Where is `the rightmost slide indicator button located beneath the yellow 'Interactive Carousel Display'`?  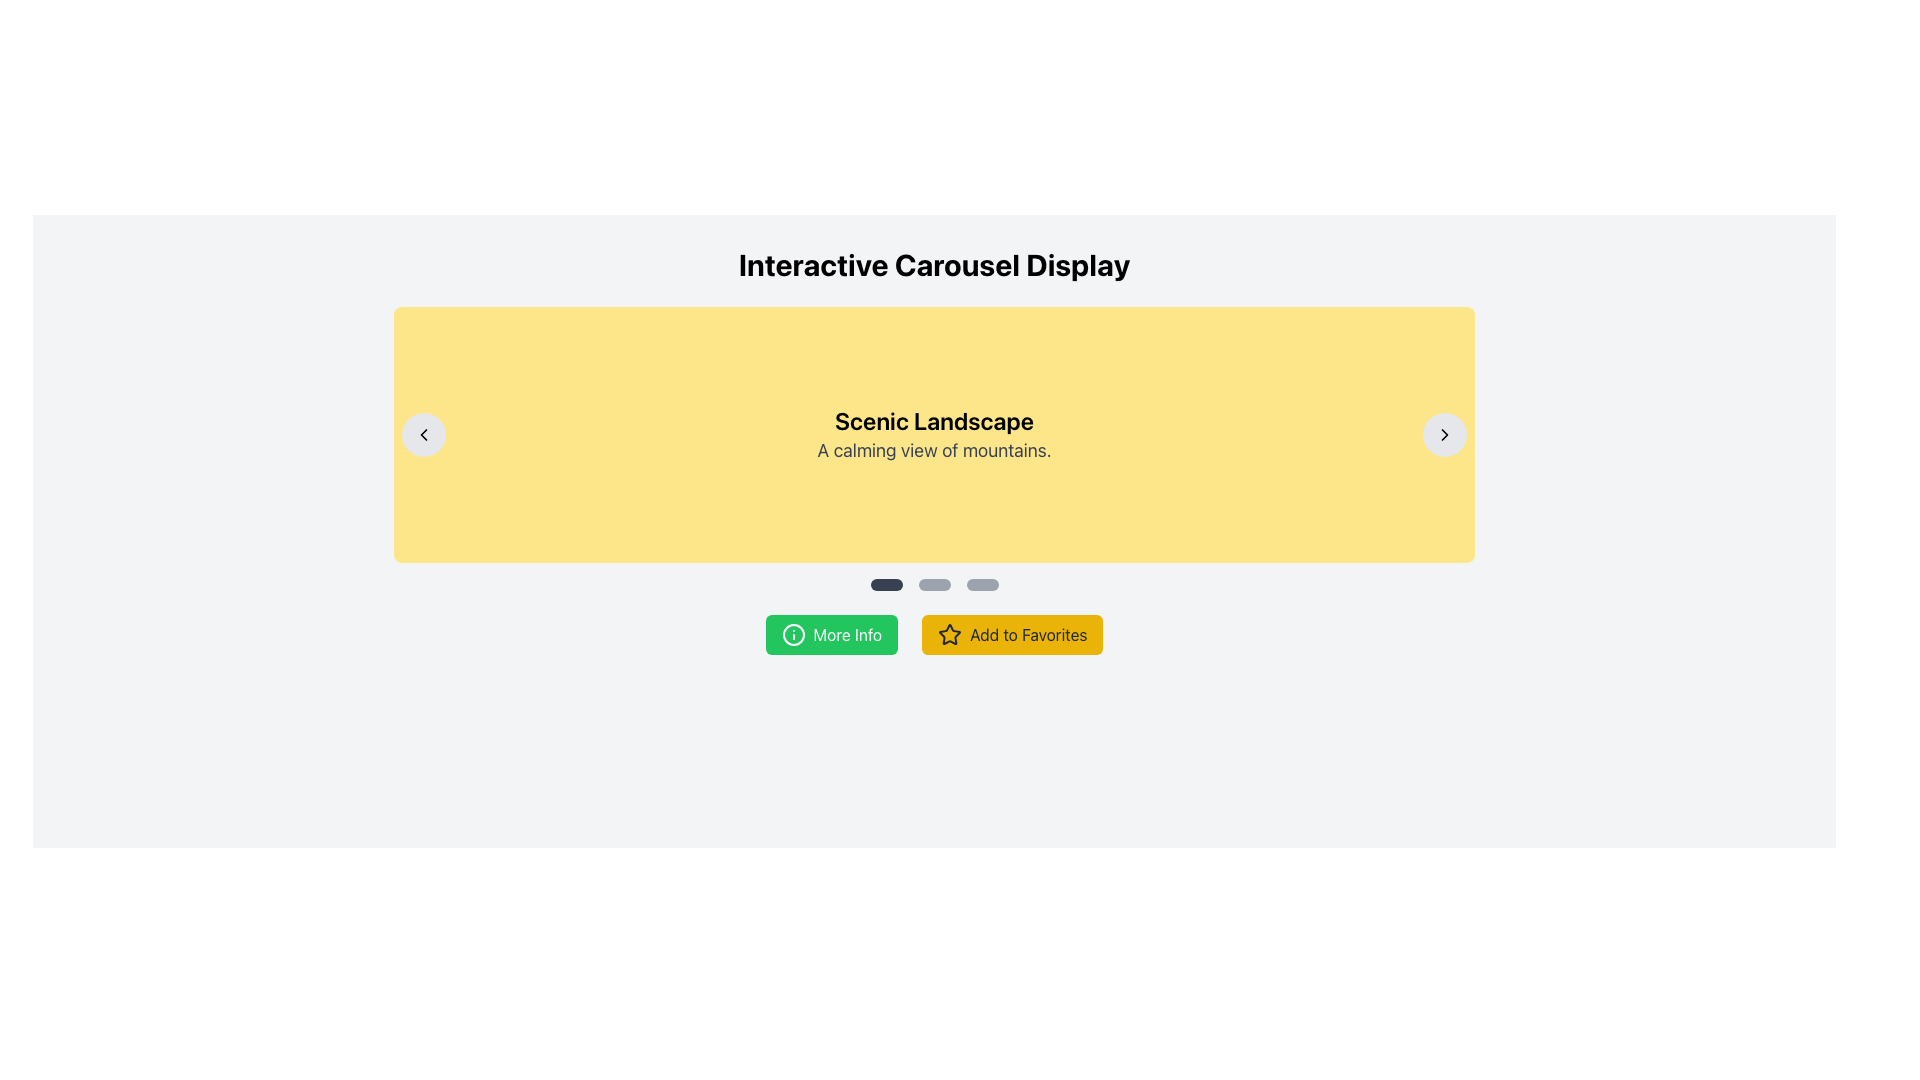
the rightmost slide indicator button located beneath the yellow 'Interactive Carousel Display' is located at coordinates (982, 585).